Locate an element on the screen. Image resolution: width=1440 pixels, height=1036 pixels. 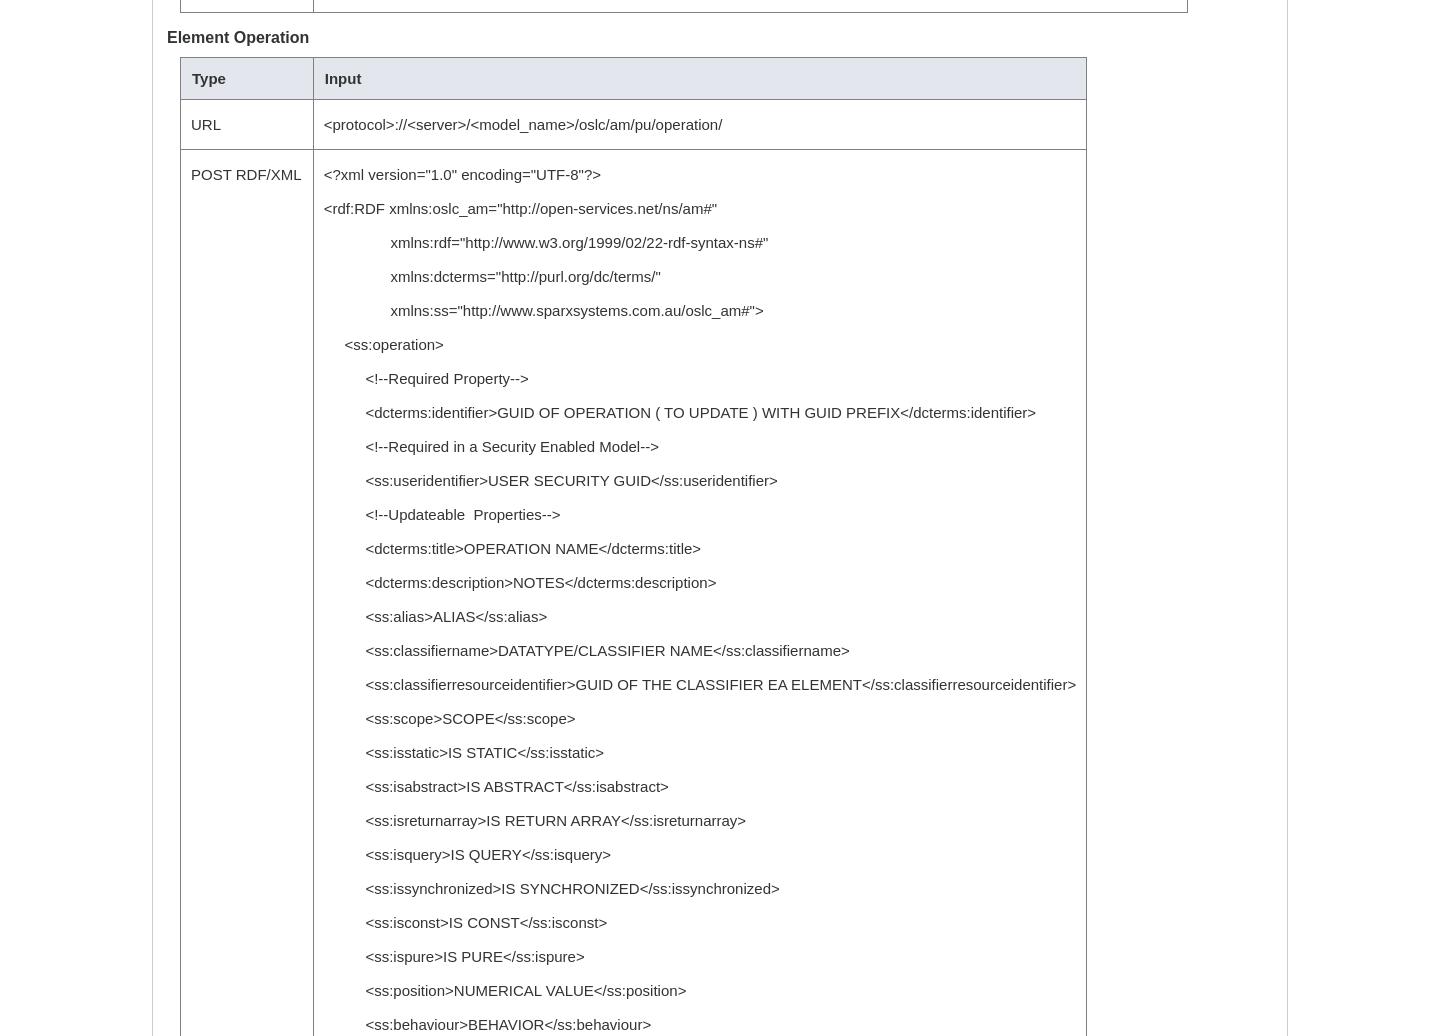
'<ss:position>NUMERICAL VALUE</ss:position>' is located at coordinates (322, 990).